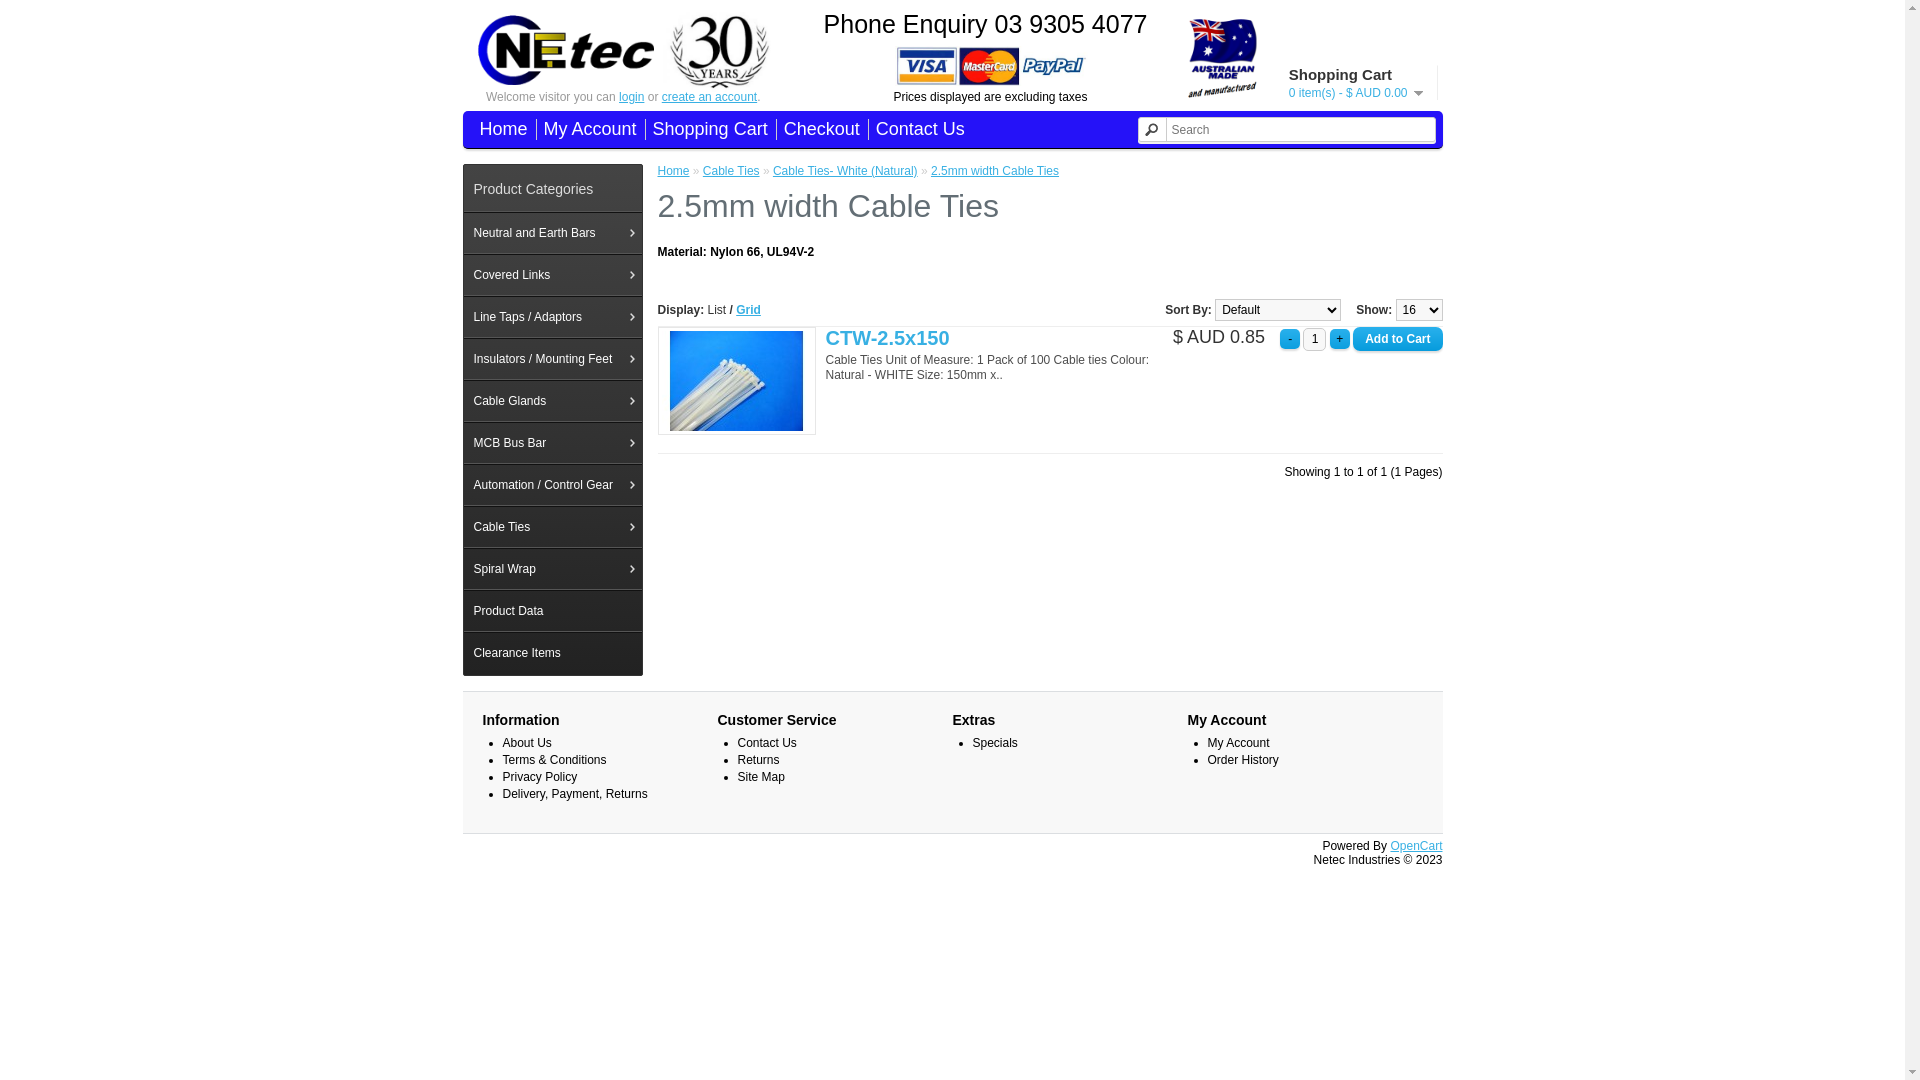 The height and width of the screenshot is (1080, 1920). I want to click on 'Clearance Items', so click(552, 652).